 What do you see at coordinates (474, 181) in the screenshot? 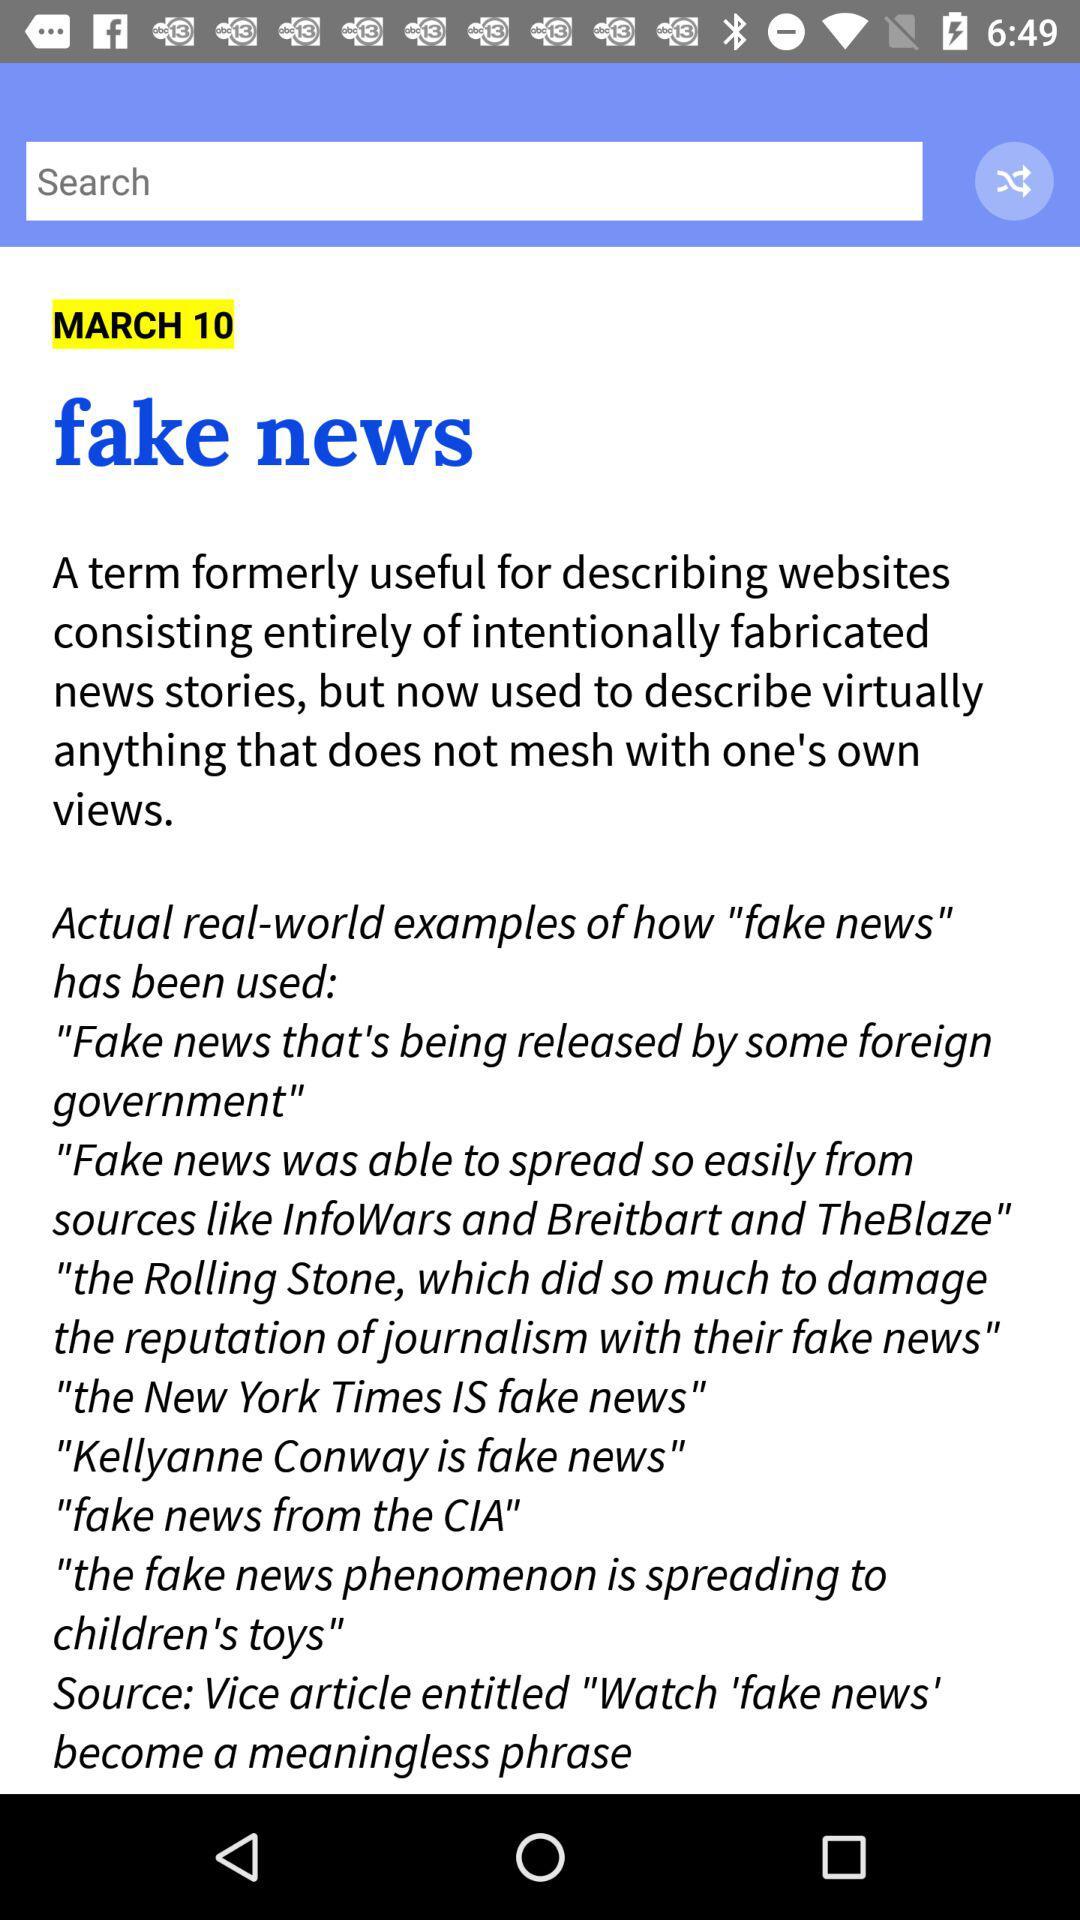
I see `search the website` at bounding box center [474, 181].